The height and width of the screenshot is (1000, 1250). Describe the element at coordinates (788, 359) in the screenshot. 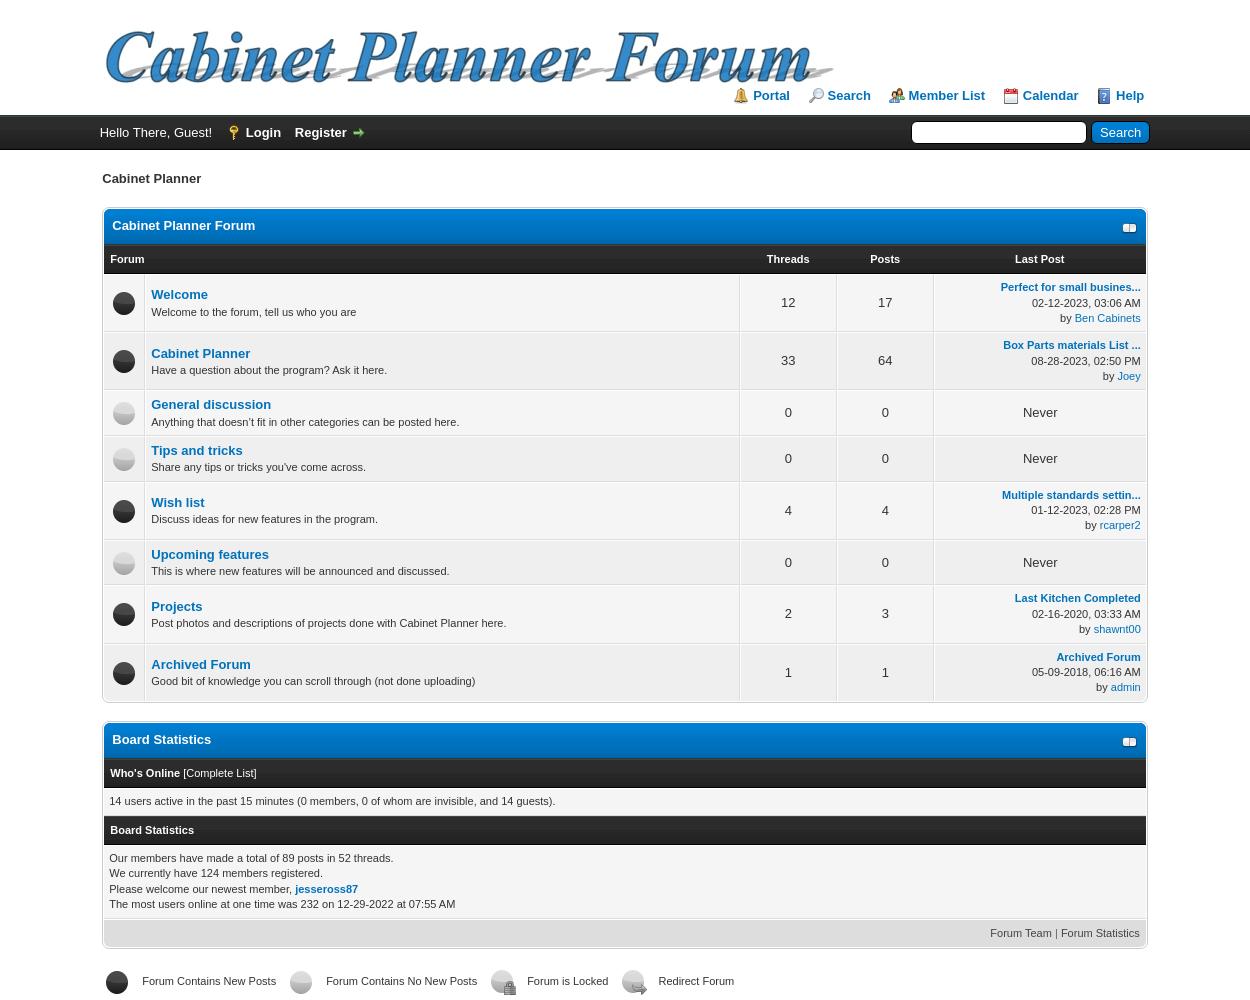

I see `'33'` at that location.